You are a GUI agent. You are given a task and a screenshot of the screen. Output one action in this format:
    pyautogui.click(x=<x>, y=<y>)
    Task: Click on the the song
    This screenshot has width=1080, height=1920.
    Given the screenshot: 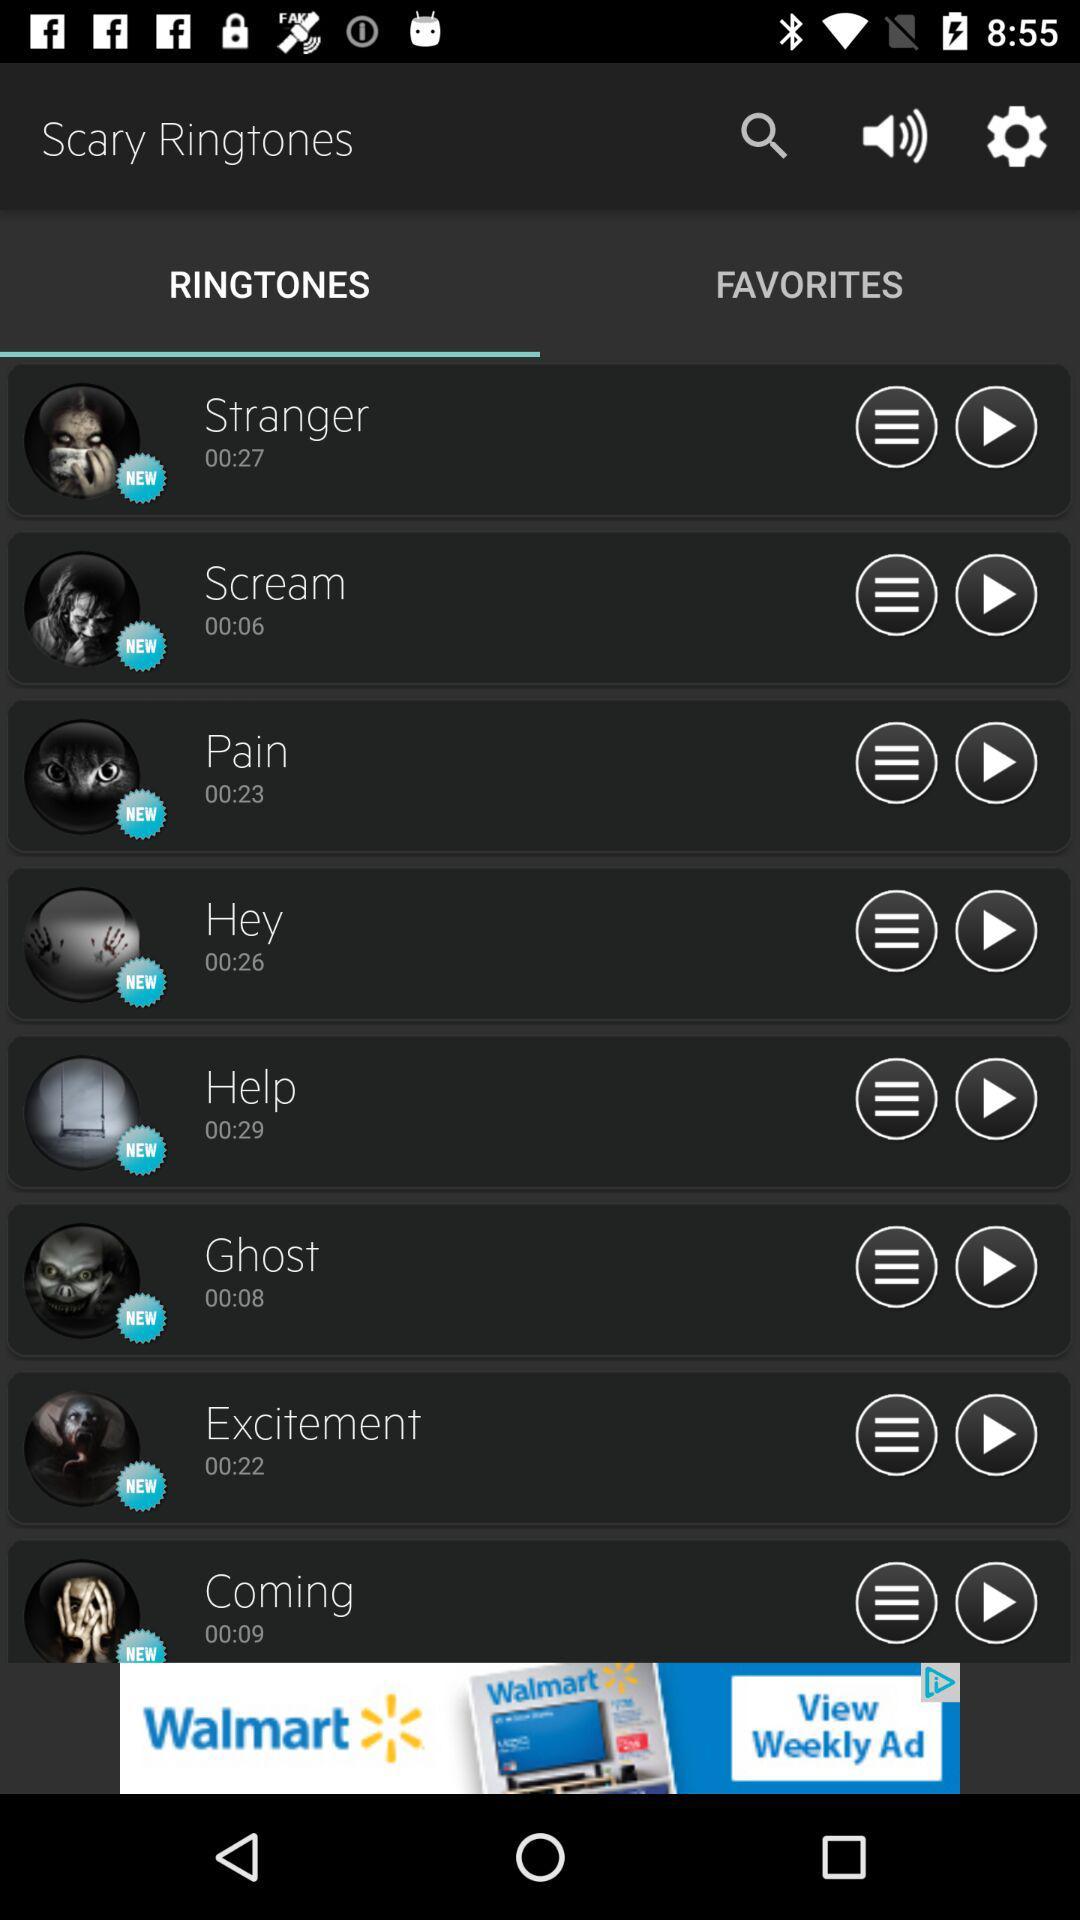 What is the action you would take?
    pyautogui.click(x=995, y=427)
    